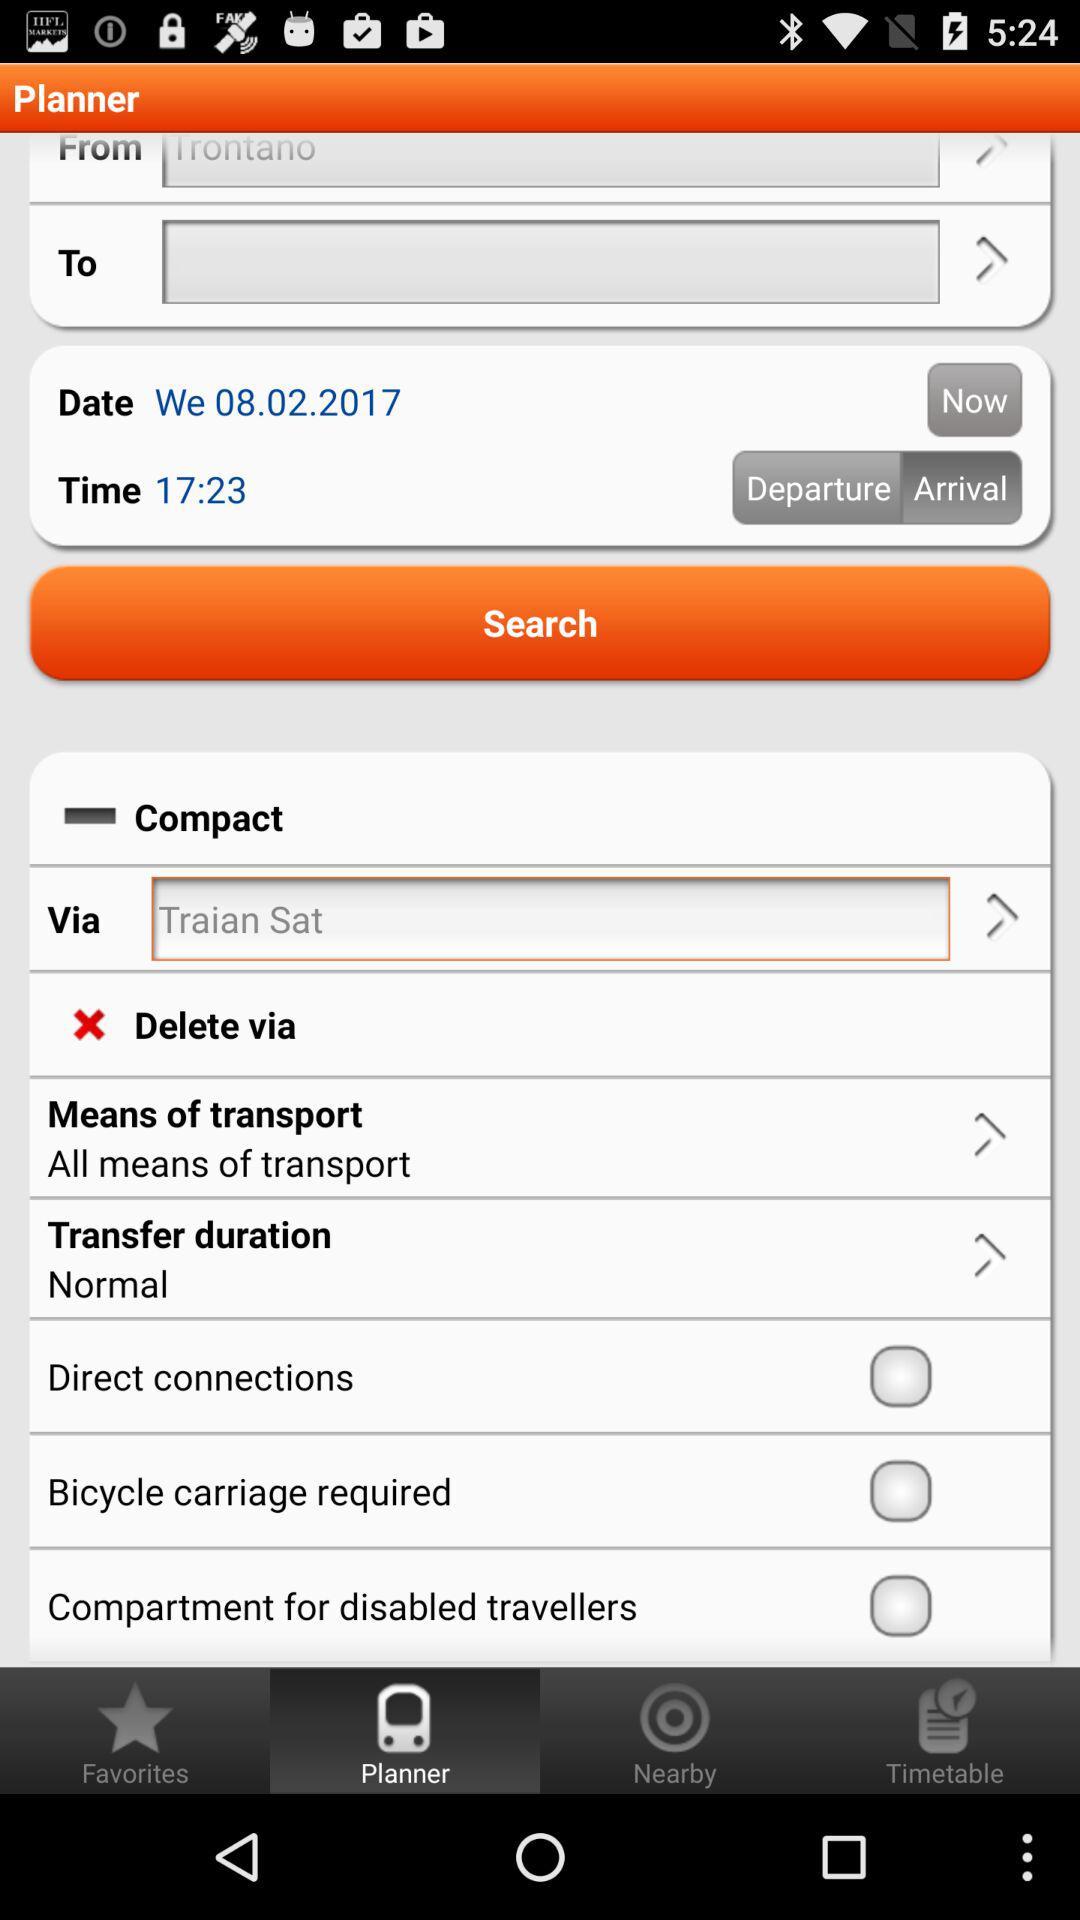  What do you see at coordinates (452, 1606) in the screenshot?
I see `the text below bicycle carriage required` at bounding box center [452, 1606].